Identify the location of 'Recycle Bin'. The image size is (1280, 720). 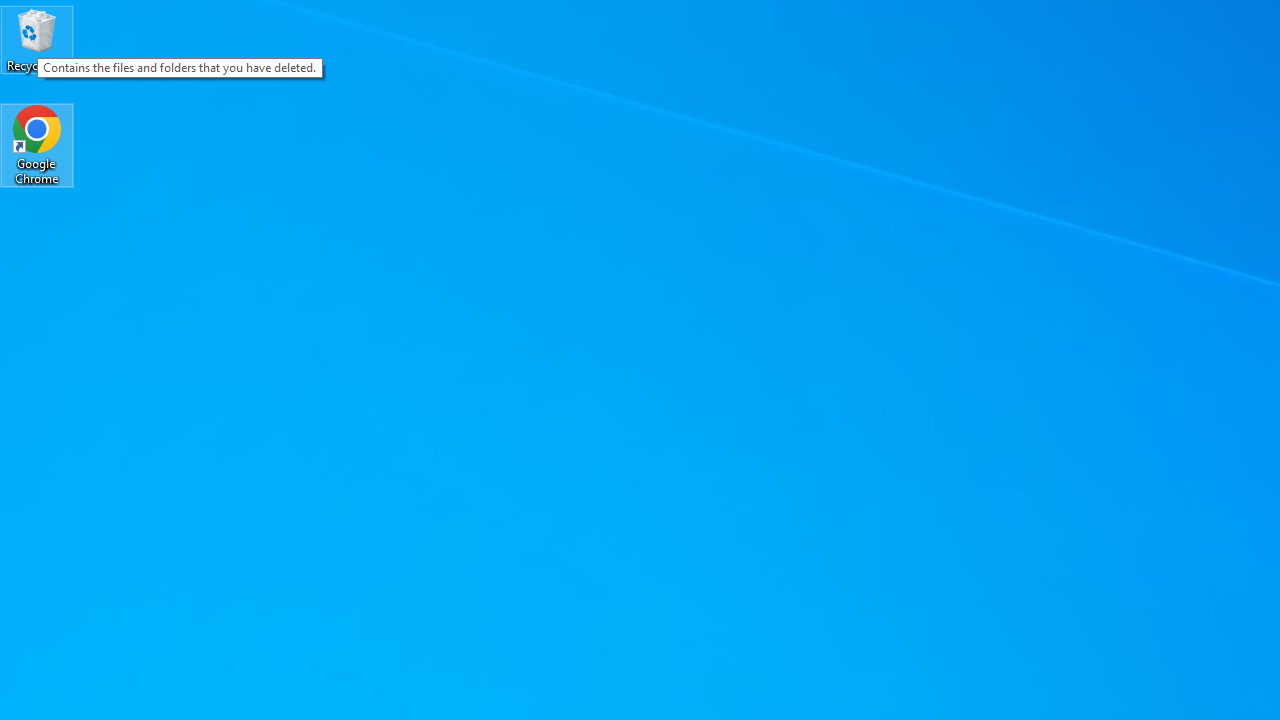
(37, 39).